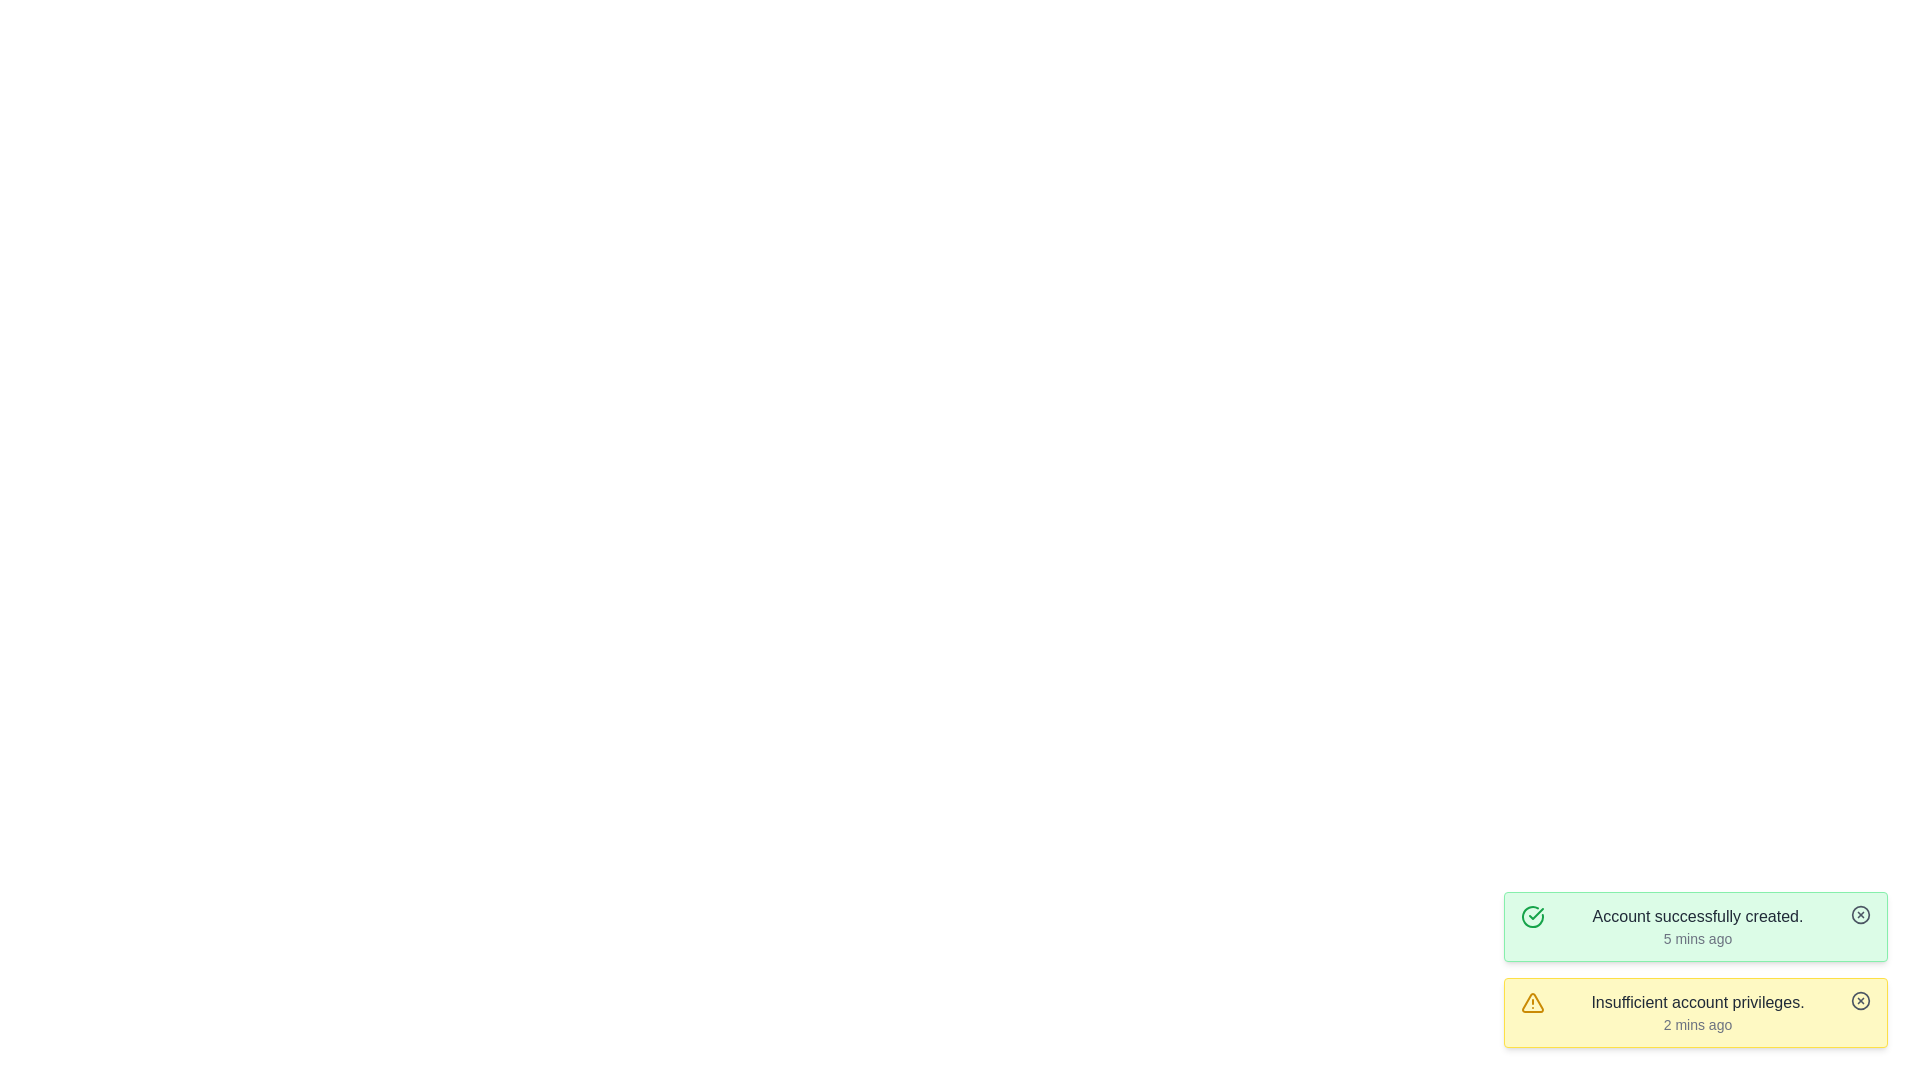  What do you see at coordinates (1860, 1001) in the screenshot?
I see `the SVG Circle that serves as a dismiss or close button for the second notification, located at the right side of the notification text` at bounding box center [1860, 1001].